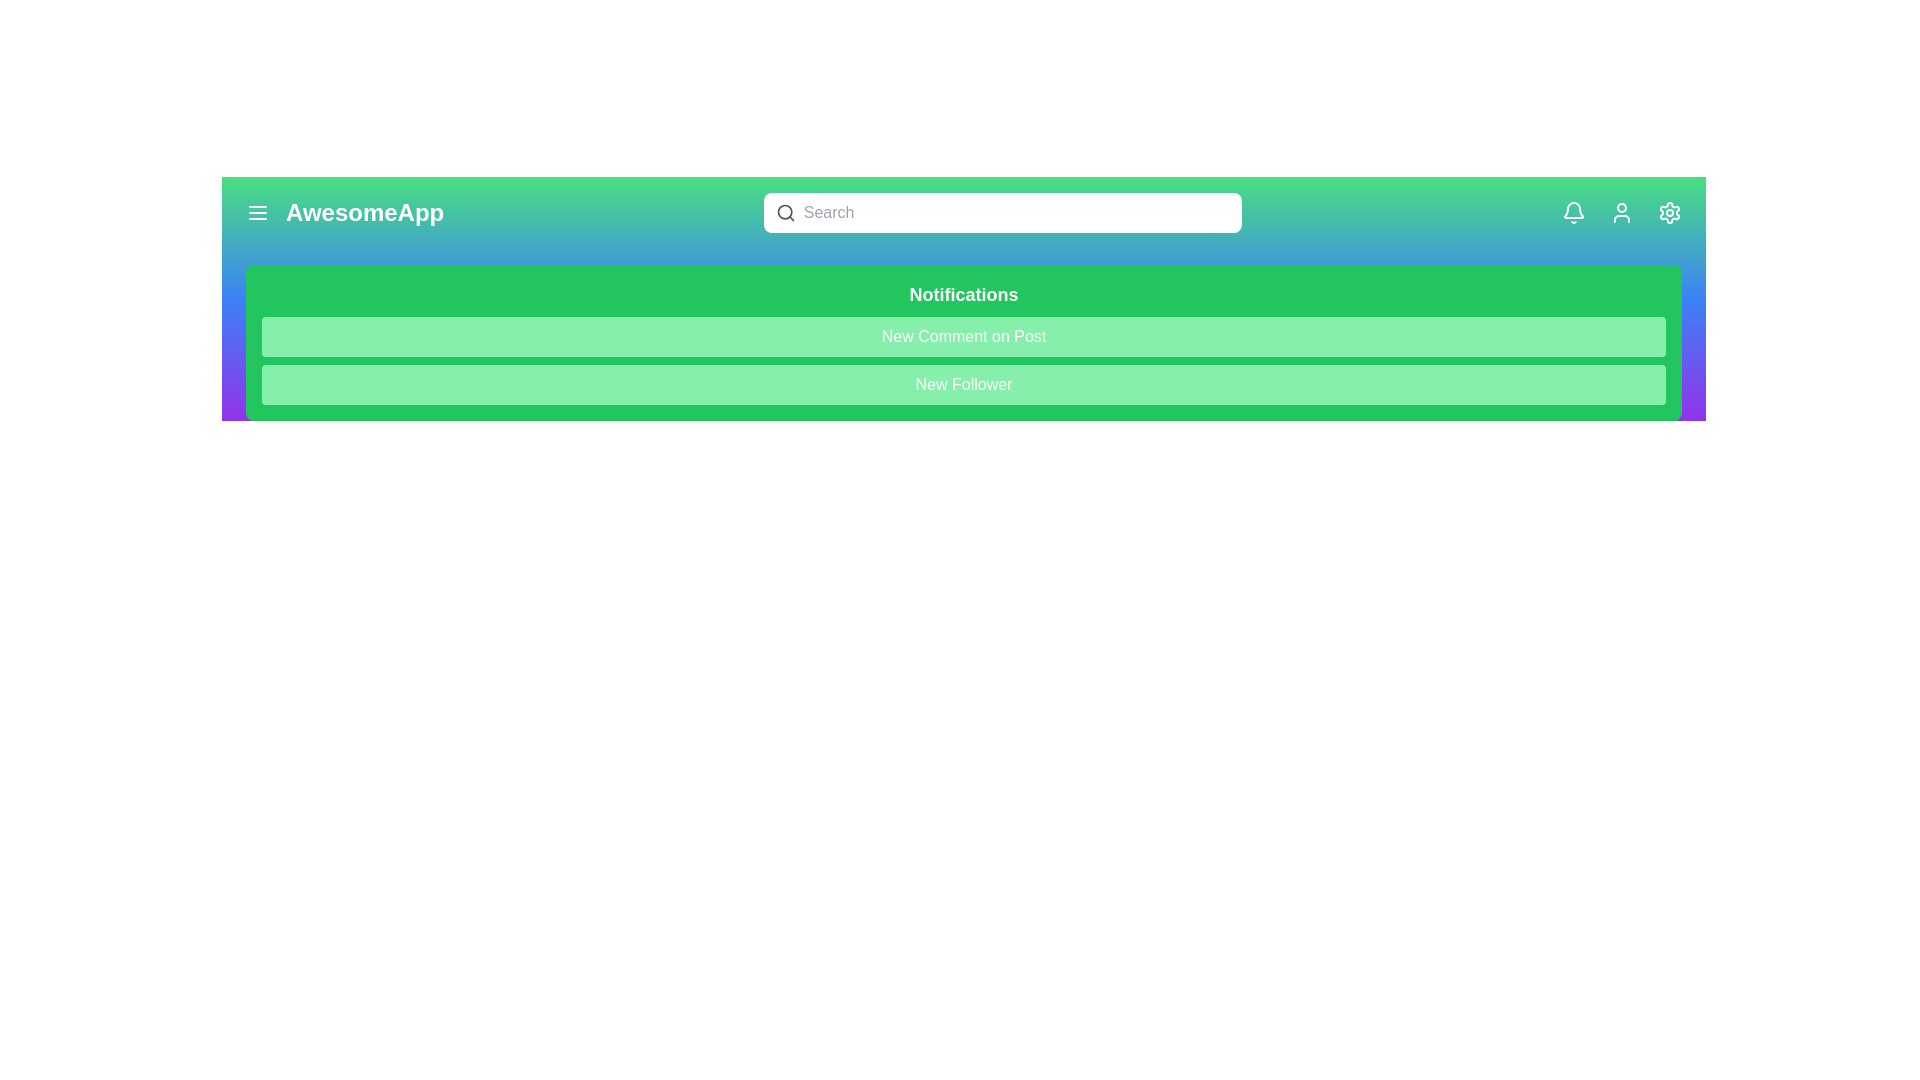 Image resolution: width=1920 pixels, height=1080 pixels. Describe the element at coordinates (365, 212) in the screenshot. I see `the text label 'AwesomeApp' located in the header section, styled with a bold, large font size and positioned to the right of a menu icon` at that location.